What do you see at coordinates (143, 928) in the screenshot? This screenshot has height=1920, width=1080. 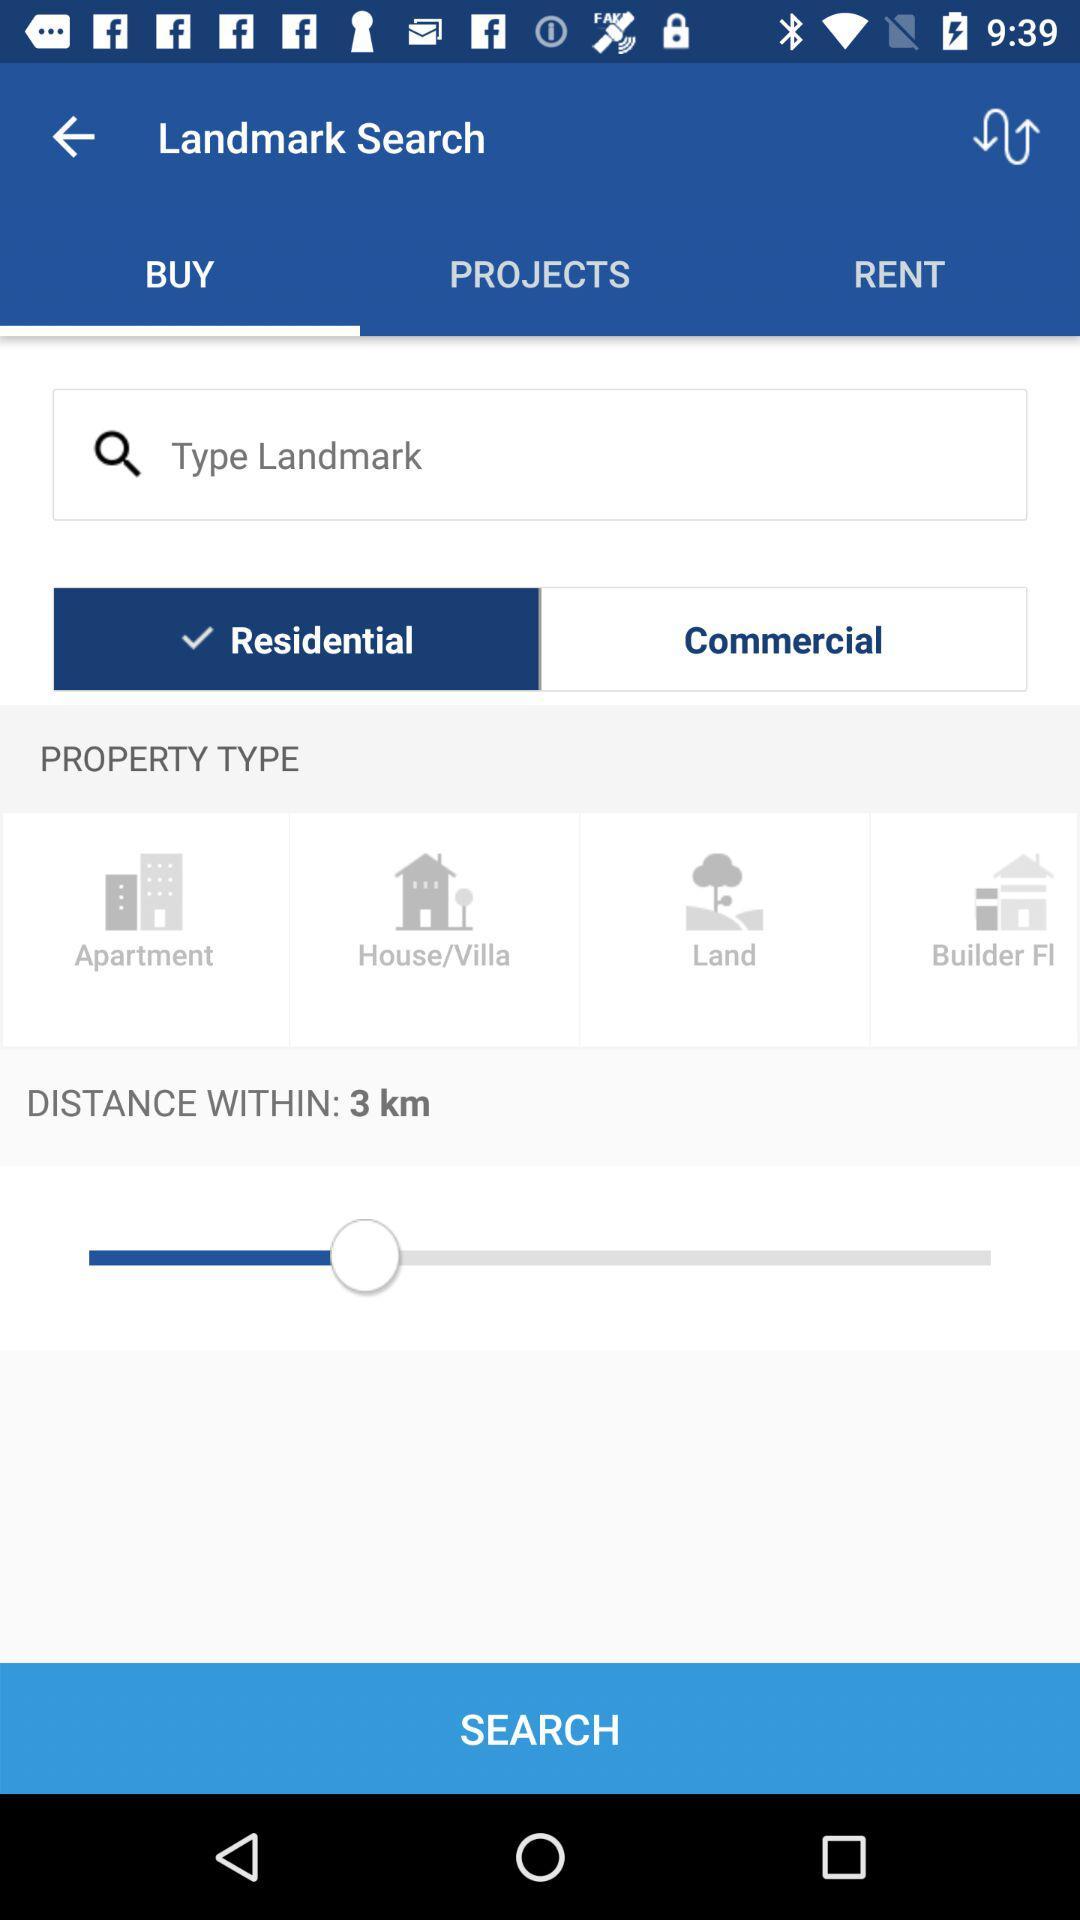 I see `the item above the distance within 3 icon` at bounding box center [143, 928].